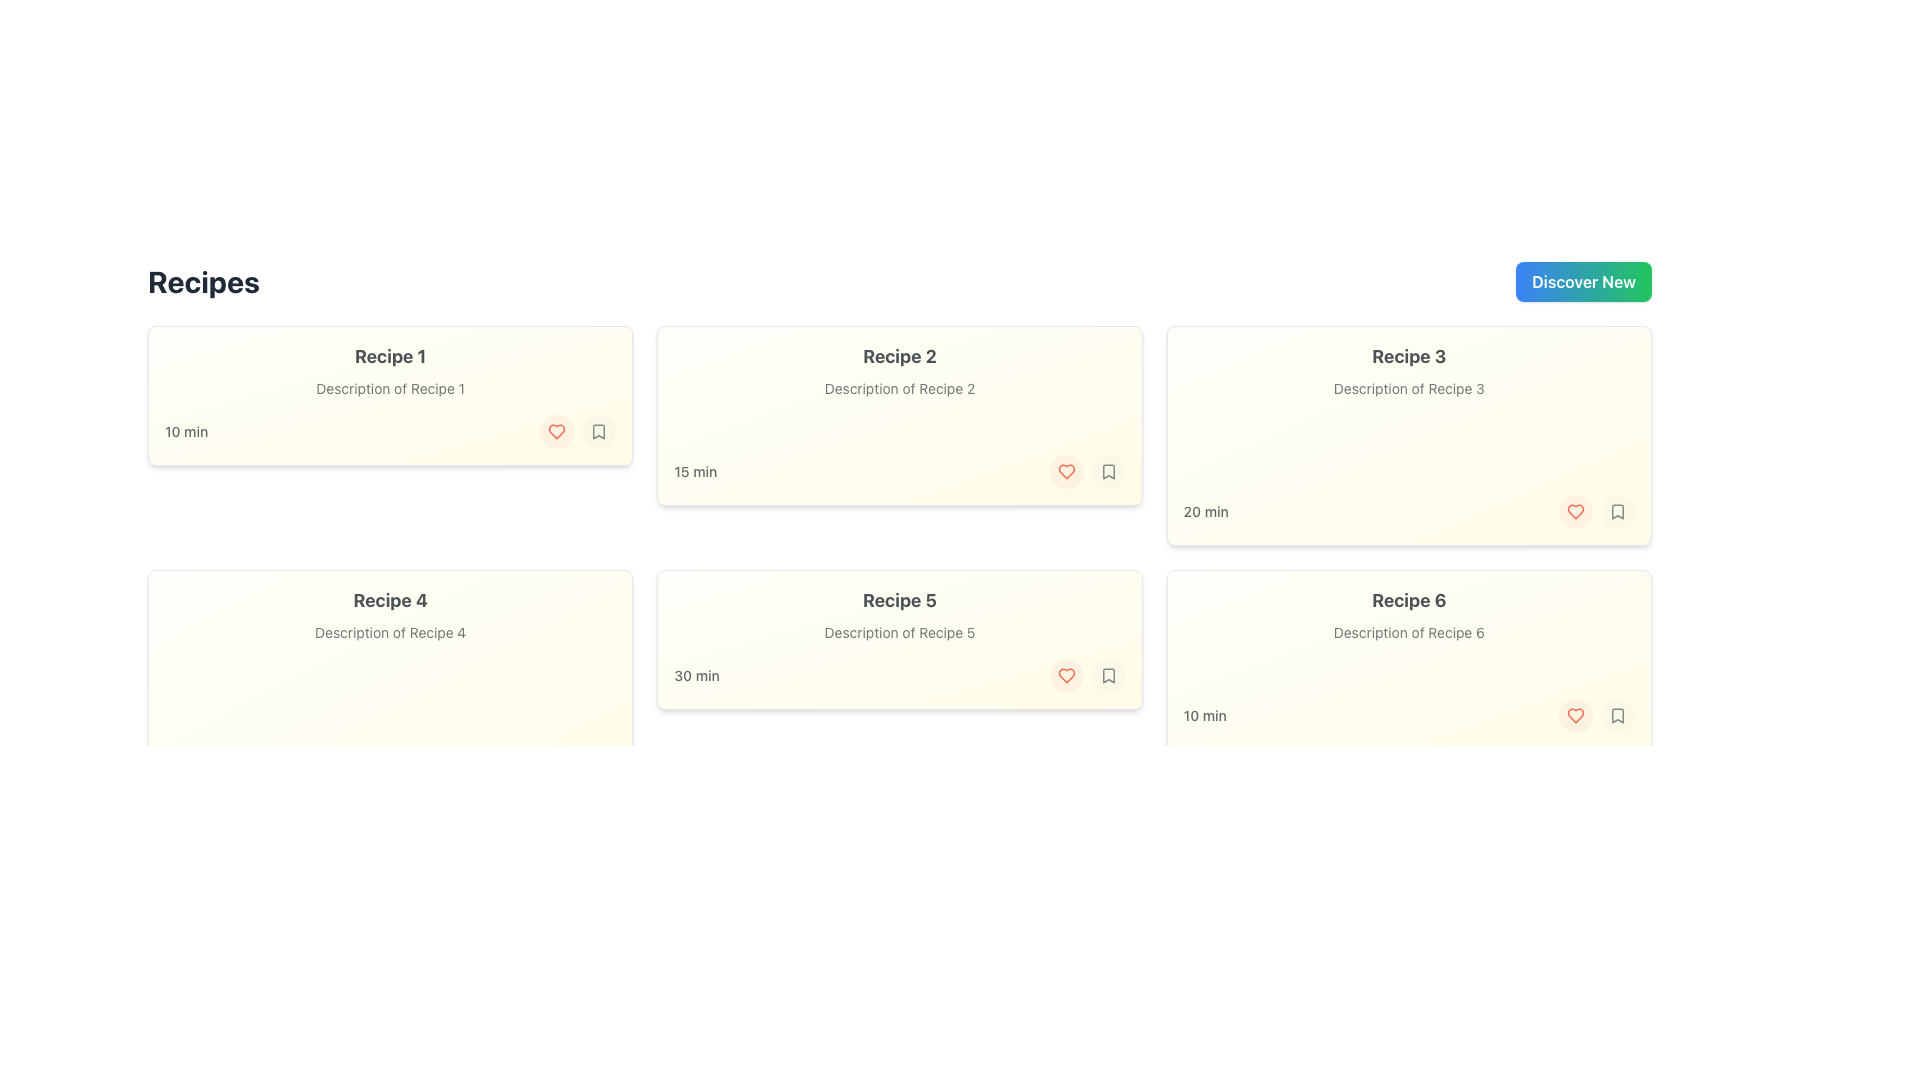 This screenshot has height=1080, width=1920. Describe the element at coordinates (1408, 356) in the screenshot. I see `text content of the 'Recipe 3' title label located in the third card of the top row` at that location.